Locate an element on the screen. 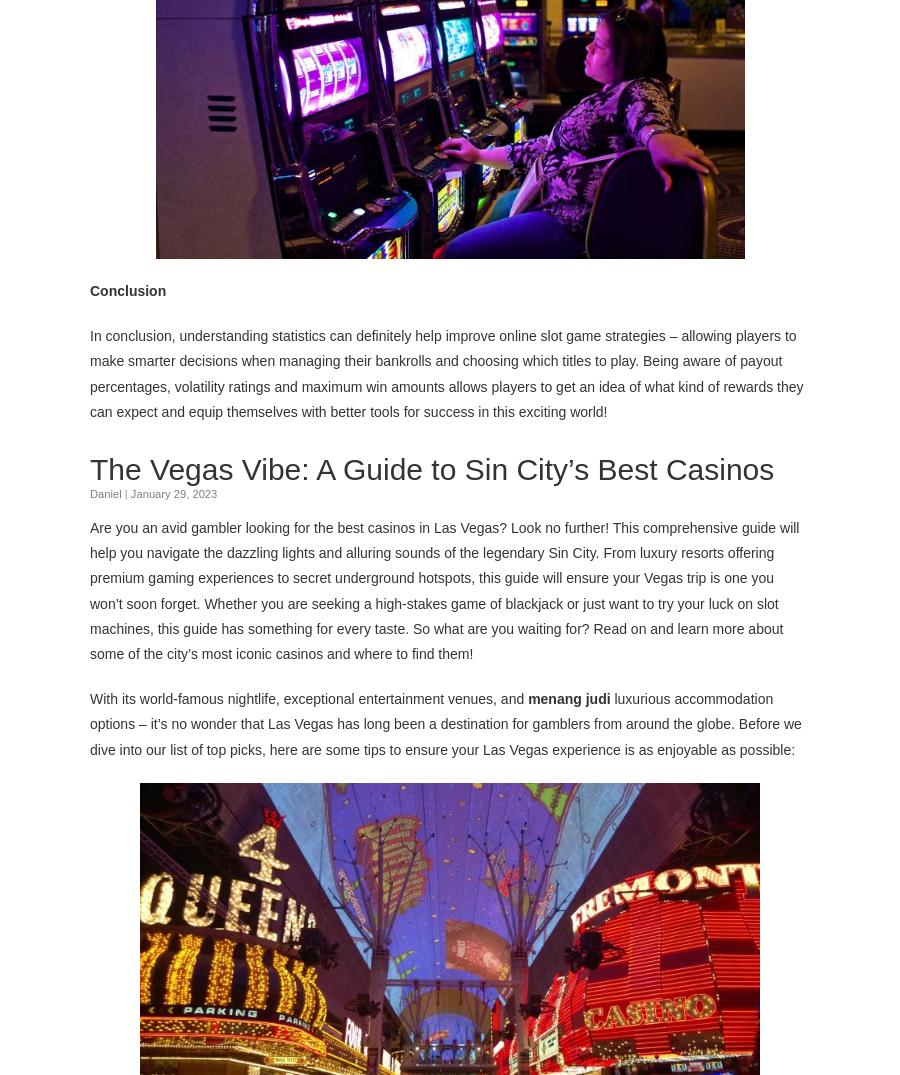  'Are you an avid gambler looking for the best casinos in Las Vegas? Look no further! This comprehensive guide will help you navigate the dazzling lights and alluring sounds of the legendary Sin City. From luxury resorts offering premium gaming experiences to secret underground hotspots, this guide will ensure your Vegas trip is one you won’t soon forget. Whether you are seeking a high-stakes game of blackjack or just want to try your luck on slot machines, this guide has something for every taste. So what are you waiting for? Read on and learn more about some of the city’s most iconic casinos and where to find them!' is located at coordinates (444, 588).